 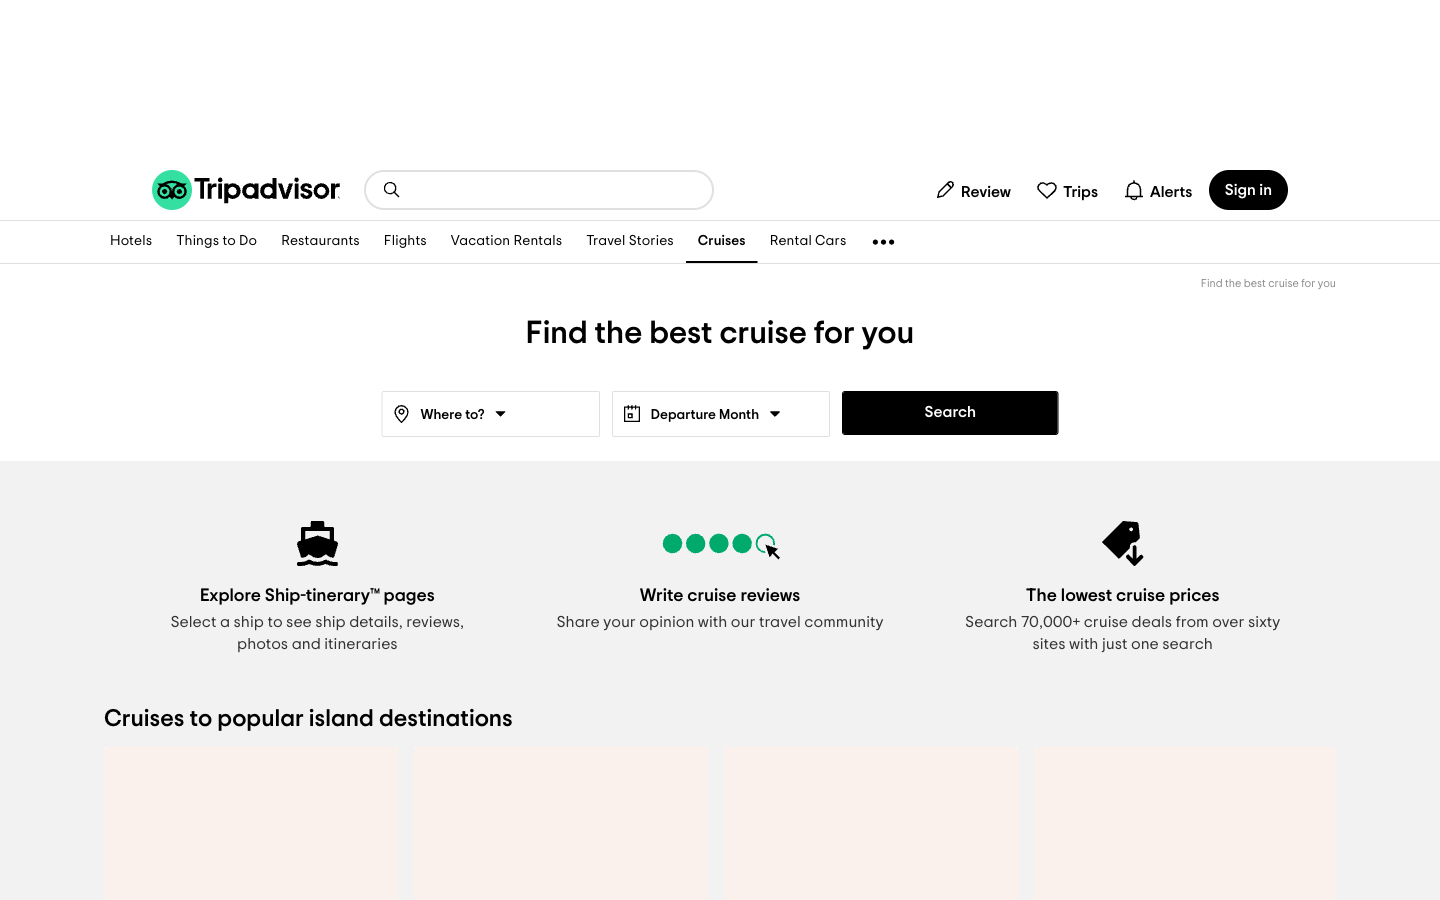 I want to click on sign-in page, so click(x=1247, y=189).